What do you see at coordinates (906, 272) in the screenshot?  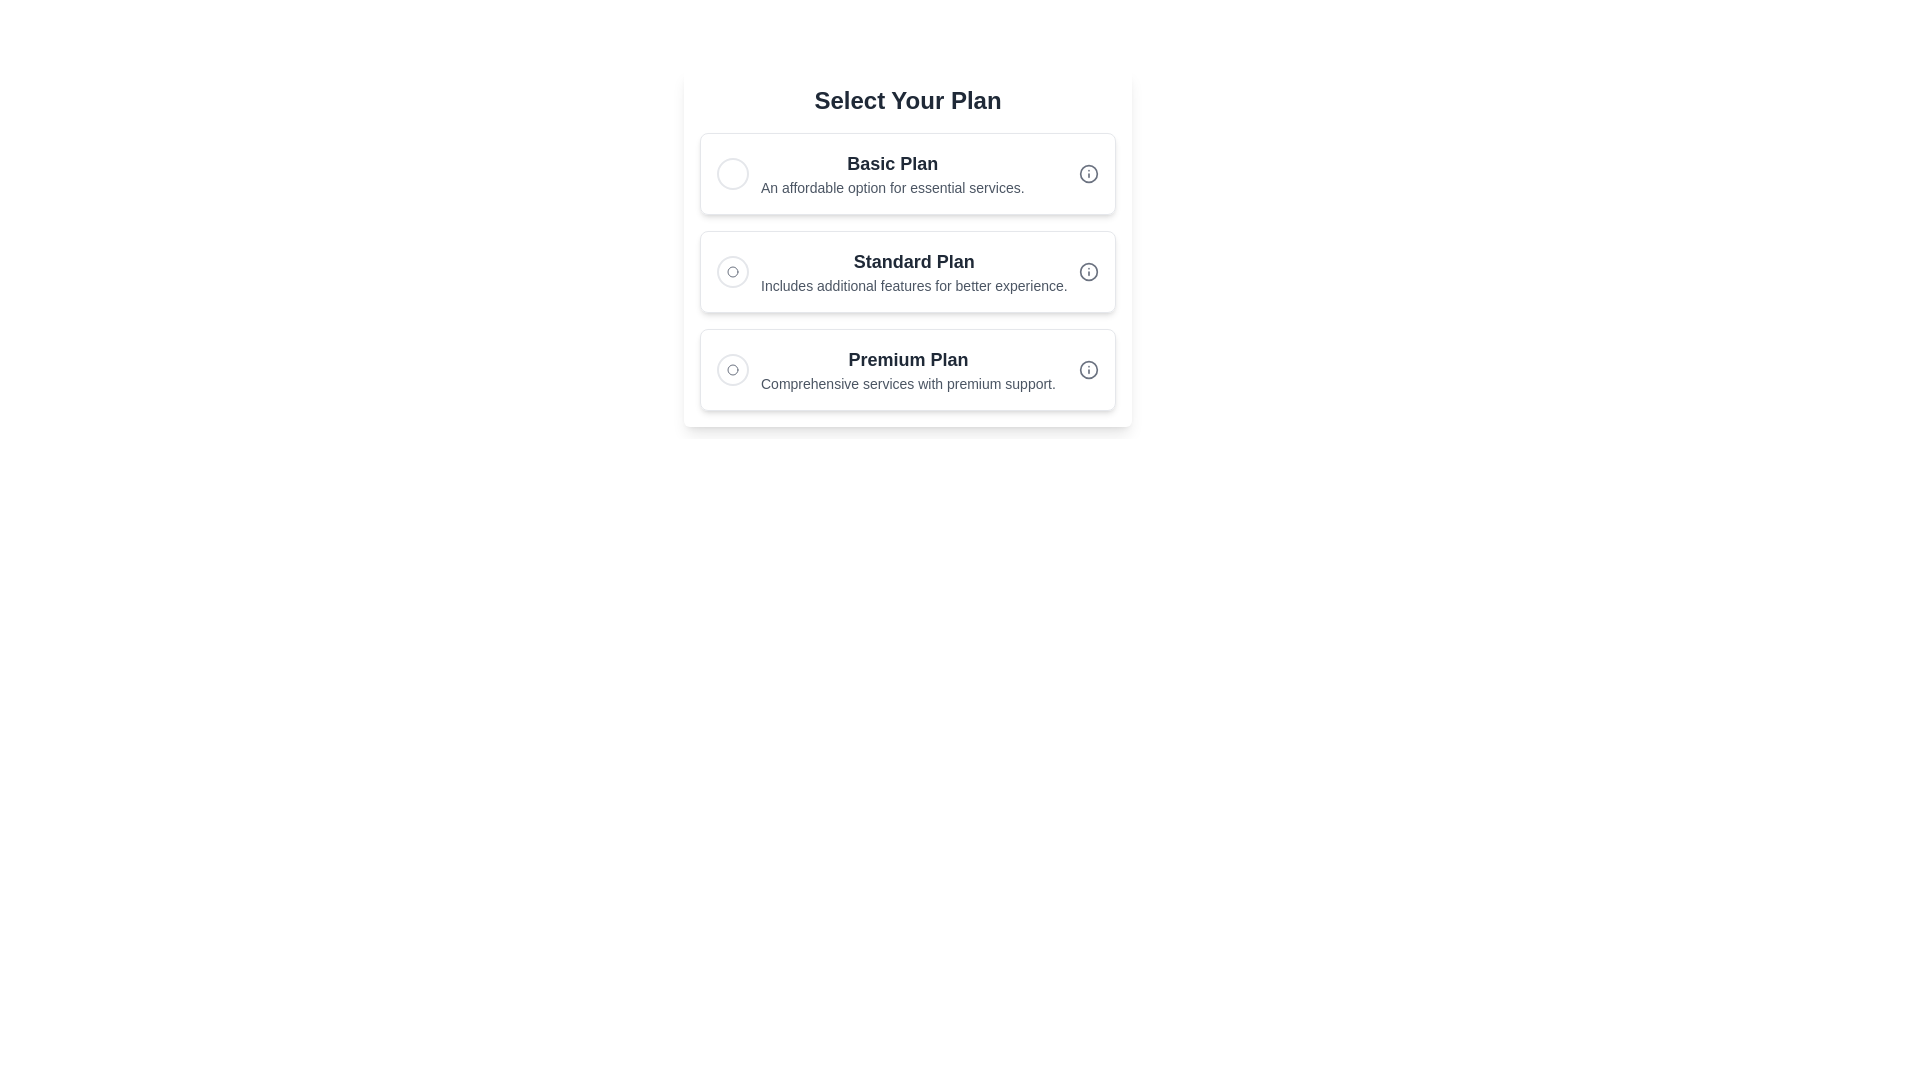 I see `the 'Standard Plan' selection card, which is the second card in the vertical list under the header 'Select Your Plan.'` at bounding box center [906, 272].